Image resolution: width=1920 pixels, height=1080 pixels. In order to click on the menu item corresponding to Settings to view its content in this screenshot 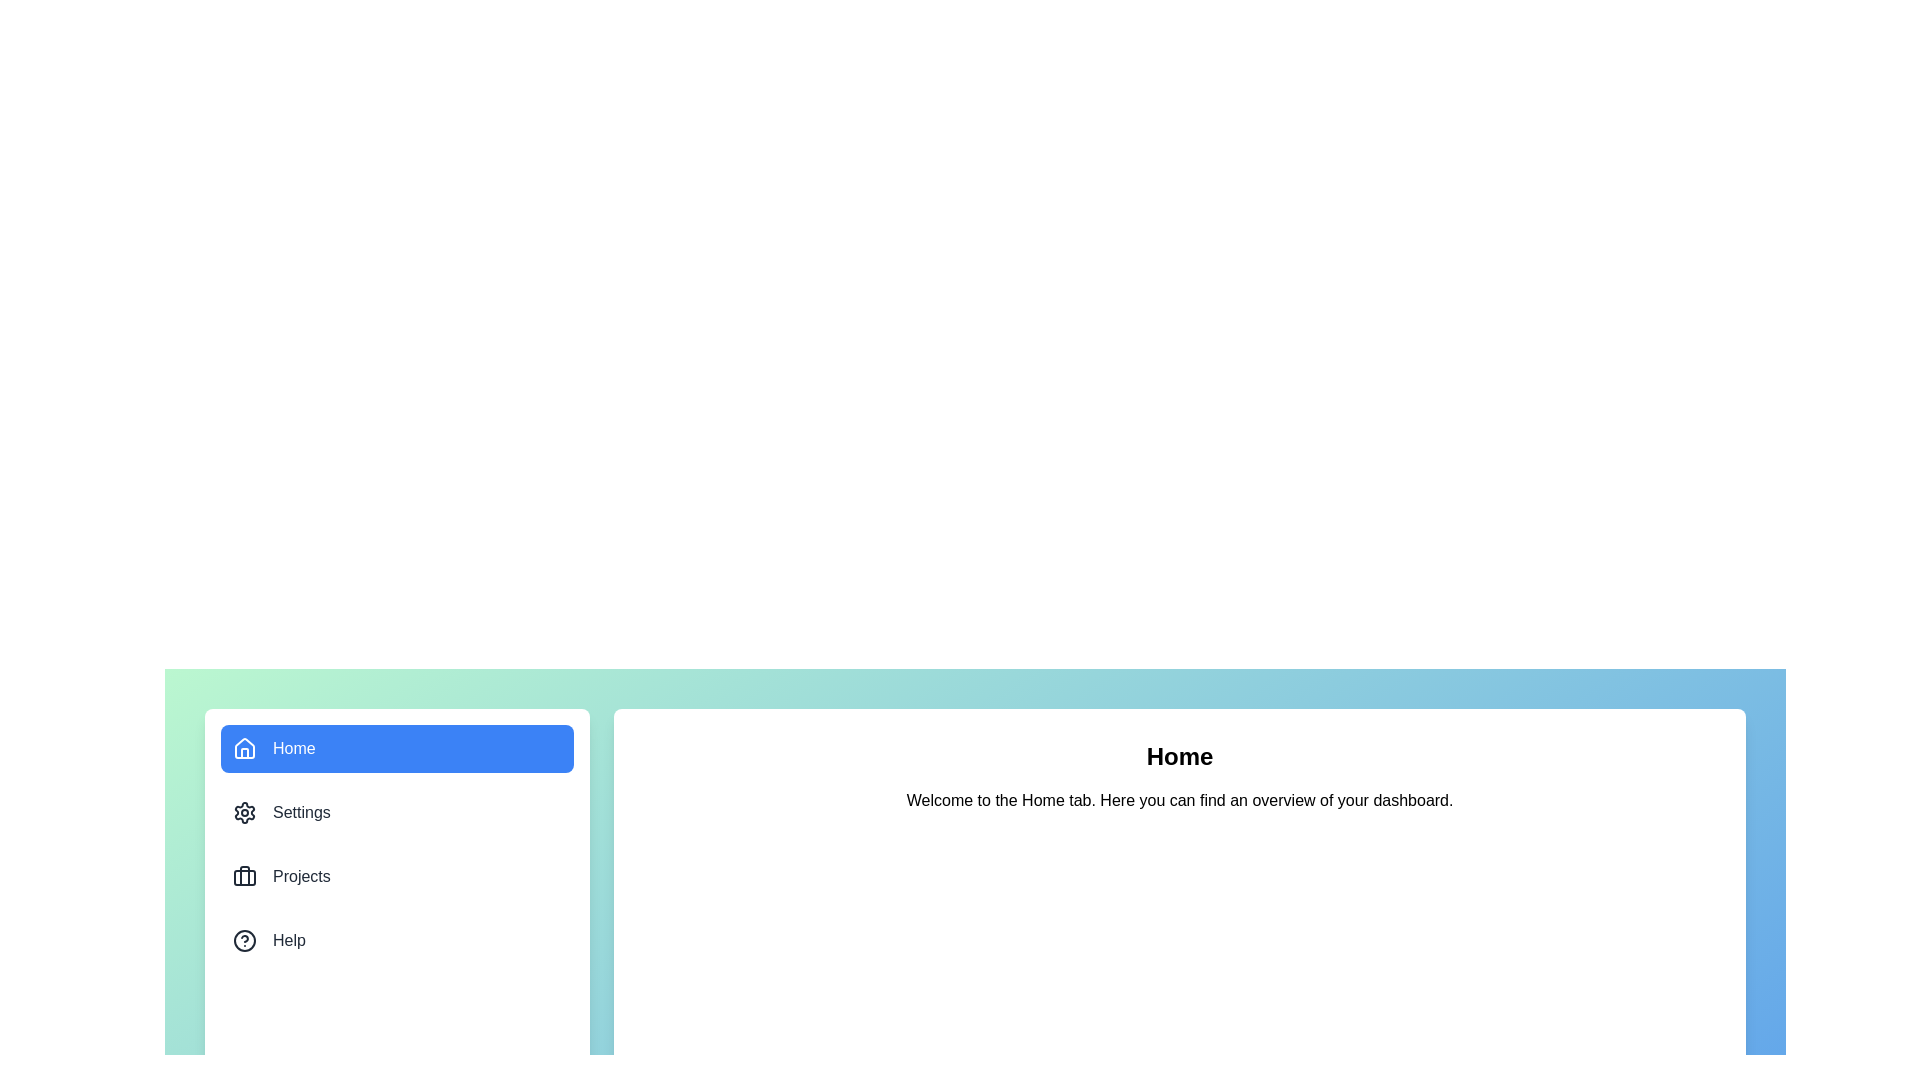, I will do `click(397, 813)`.